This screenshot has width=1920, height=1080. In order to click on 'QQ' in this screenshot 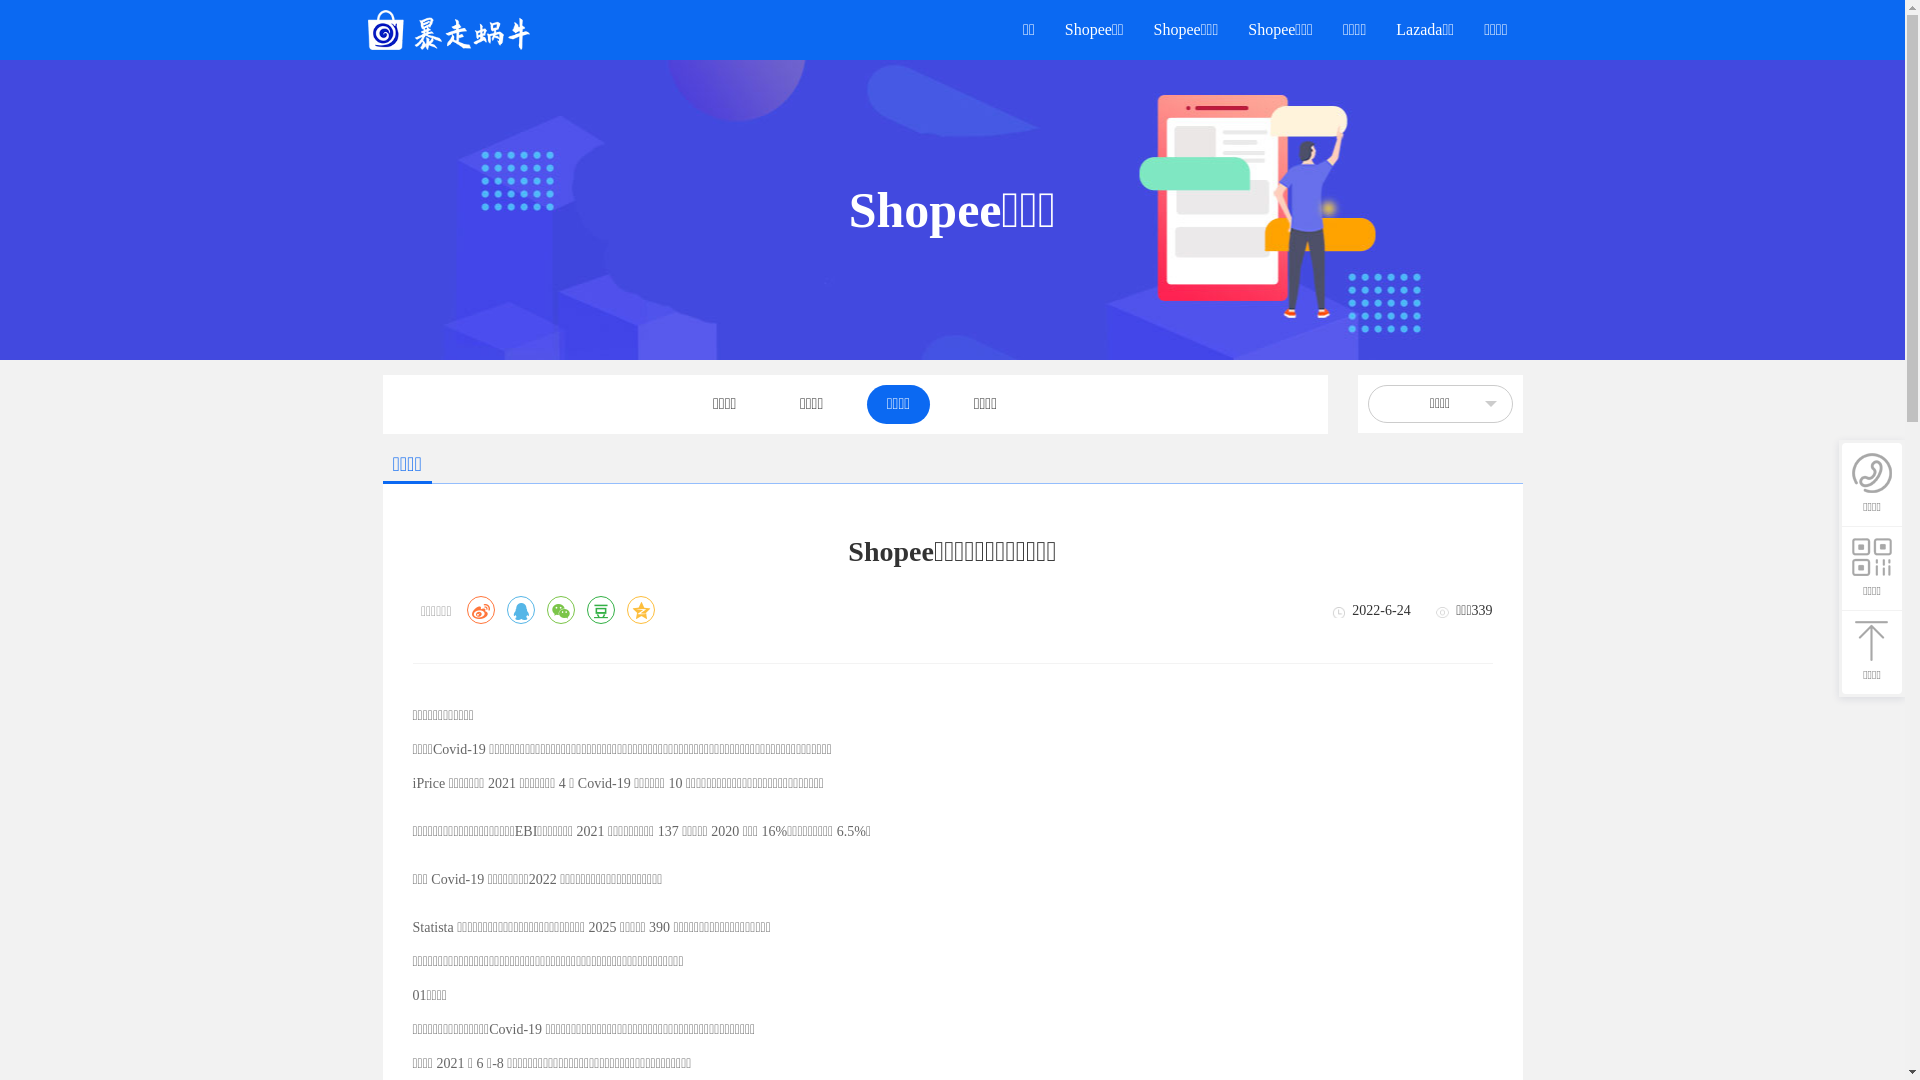, I will do `click(521, 608)`.